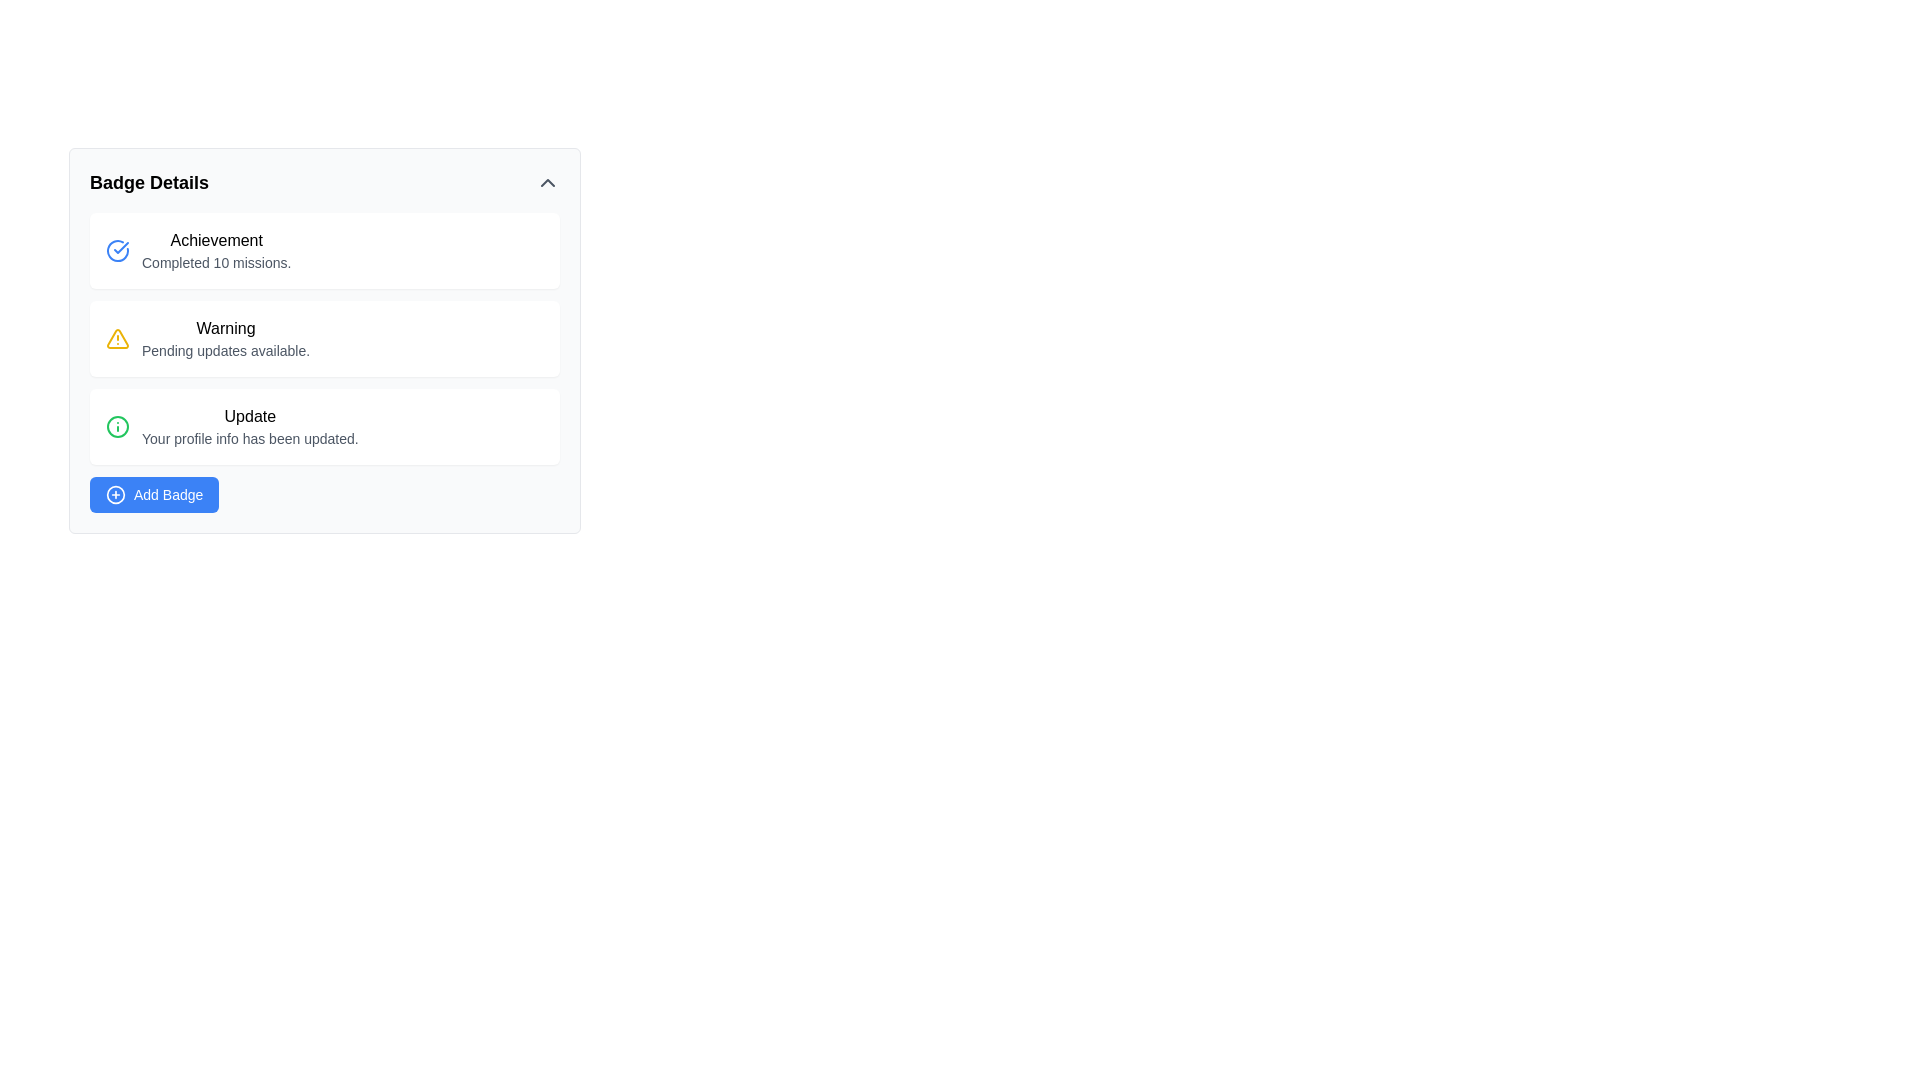 This screenshot has width=1920, height=1080. Describe the element at coordinates (547, 182) in the screenshot. I see `the icon in the top-right corner of the 'Badge Details' section header` at that location.